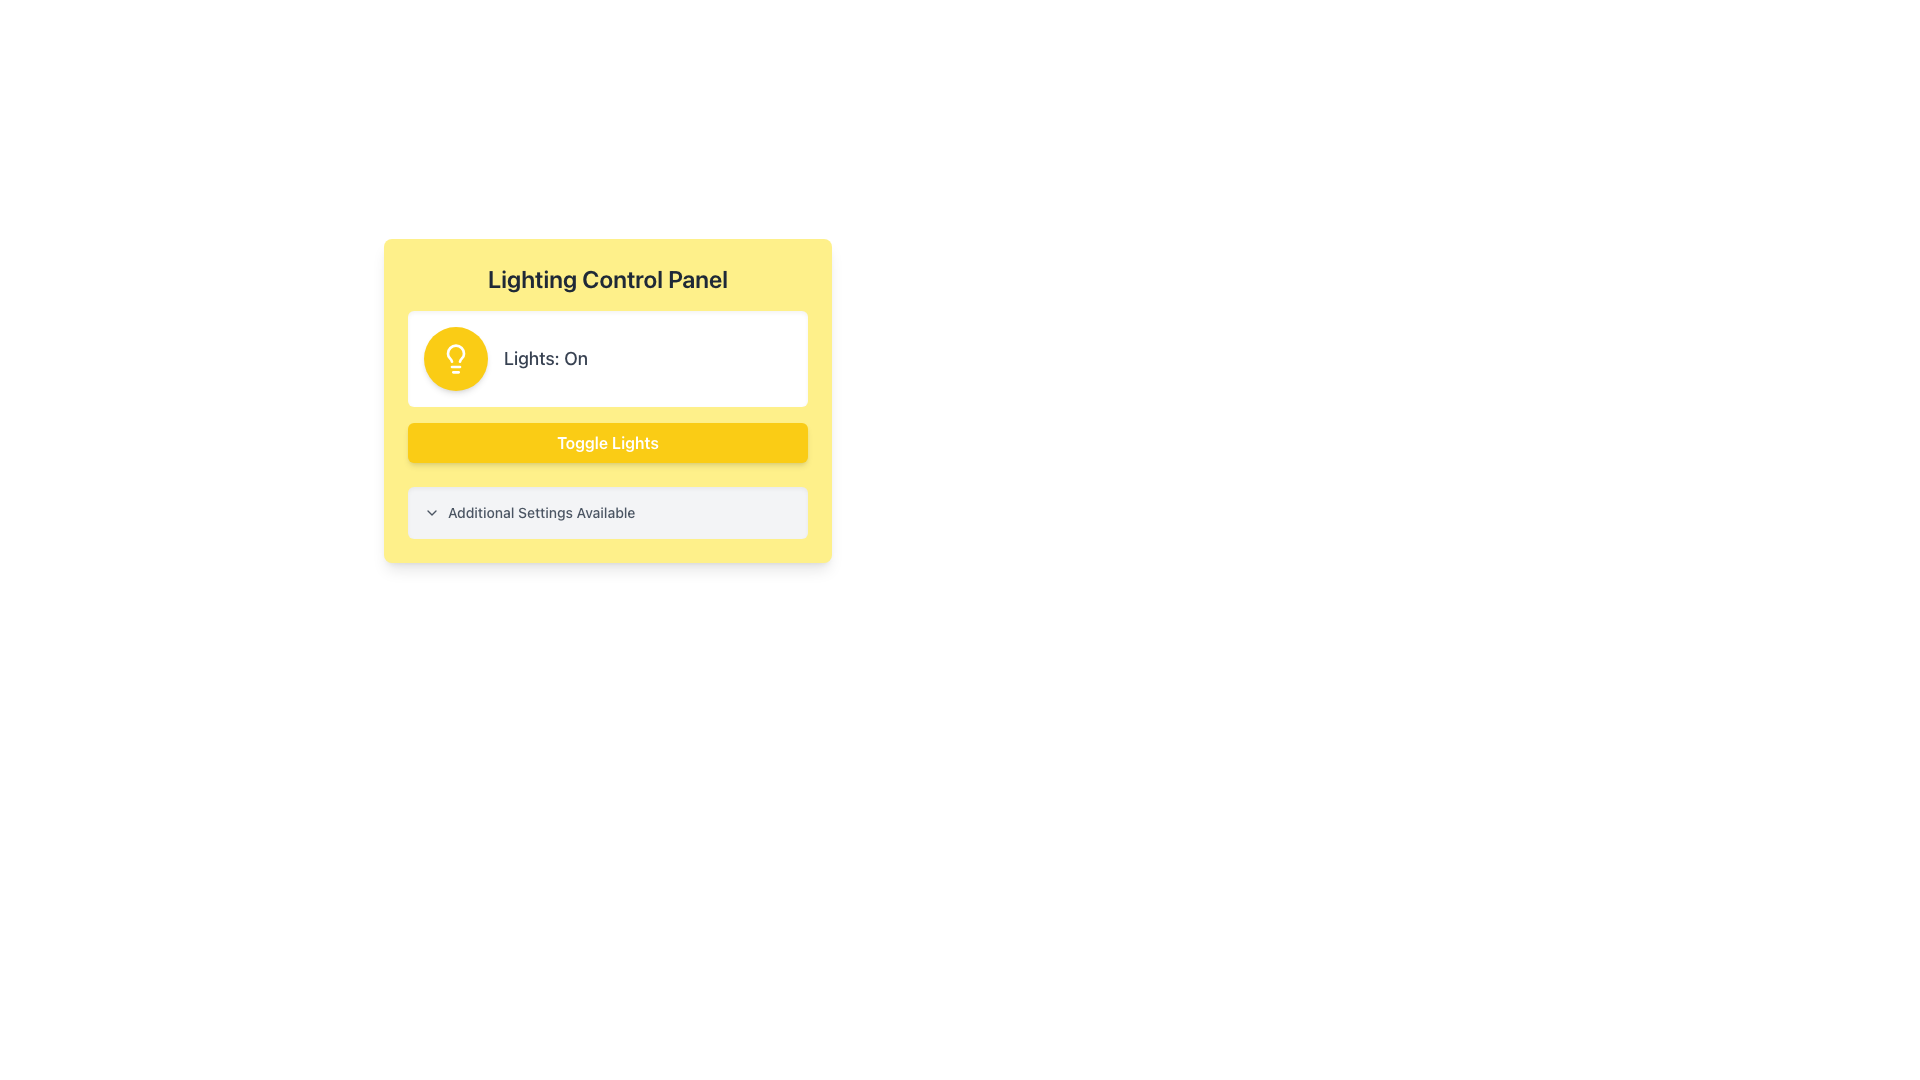 This screenshot has height=1080, width=1920. What do you see at coordinates (607, 512) in the screenshot?
I see `information from the Informational Label with Icon that states 'Additional Settings Available', which is located below the 'Toggle Lights' button in the Lighting Control Panel` at bounding box center [607, 512].